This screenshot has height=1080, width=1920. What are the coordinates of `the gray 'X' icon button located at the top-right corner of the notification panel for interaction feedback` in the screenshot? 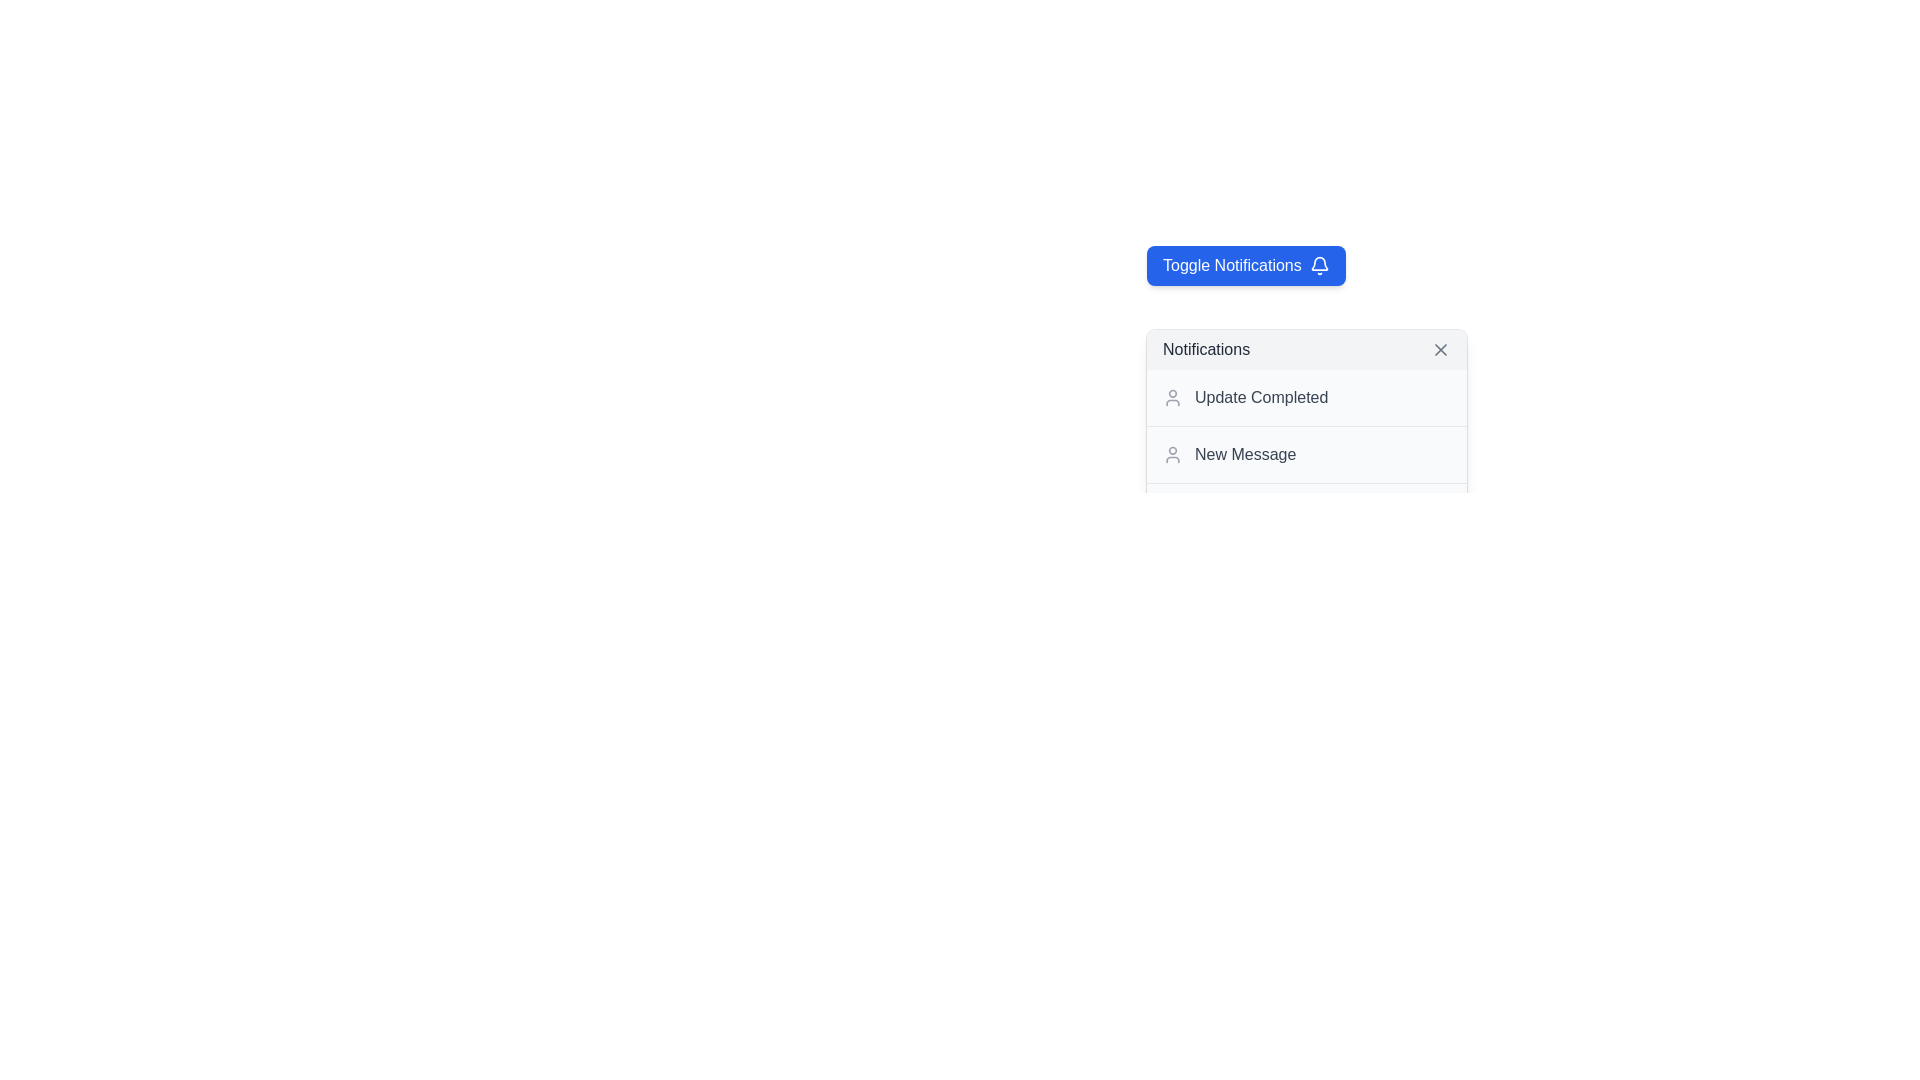 It's located at (1440, 349).